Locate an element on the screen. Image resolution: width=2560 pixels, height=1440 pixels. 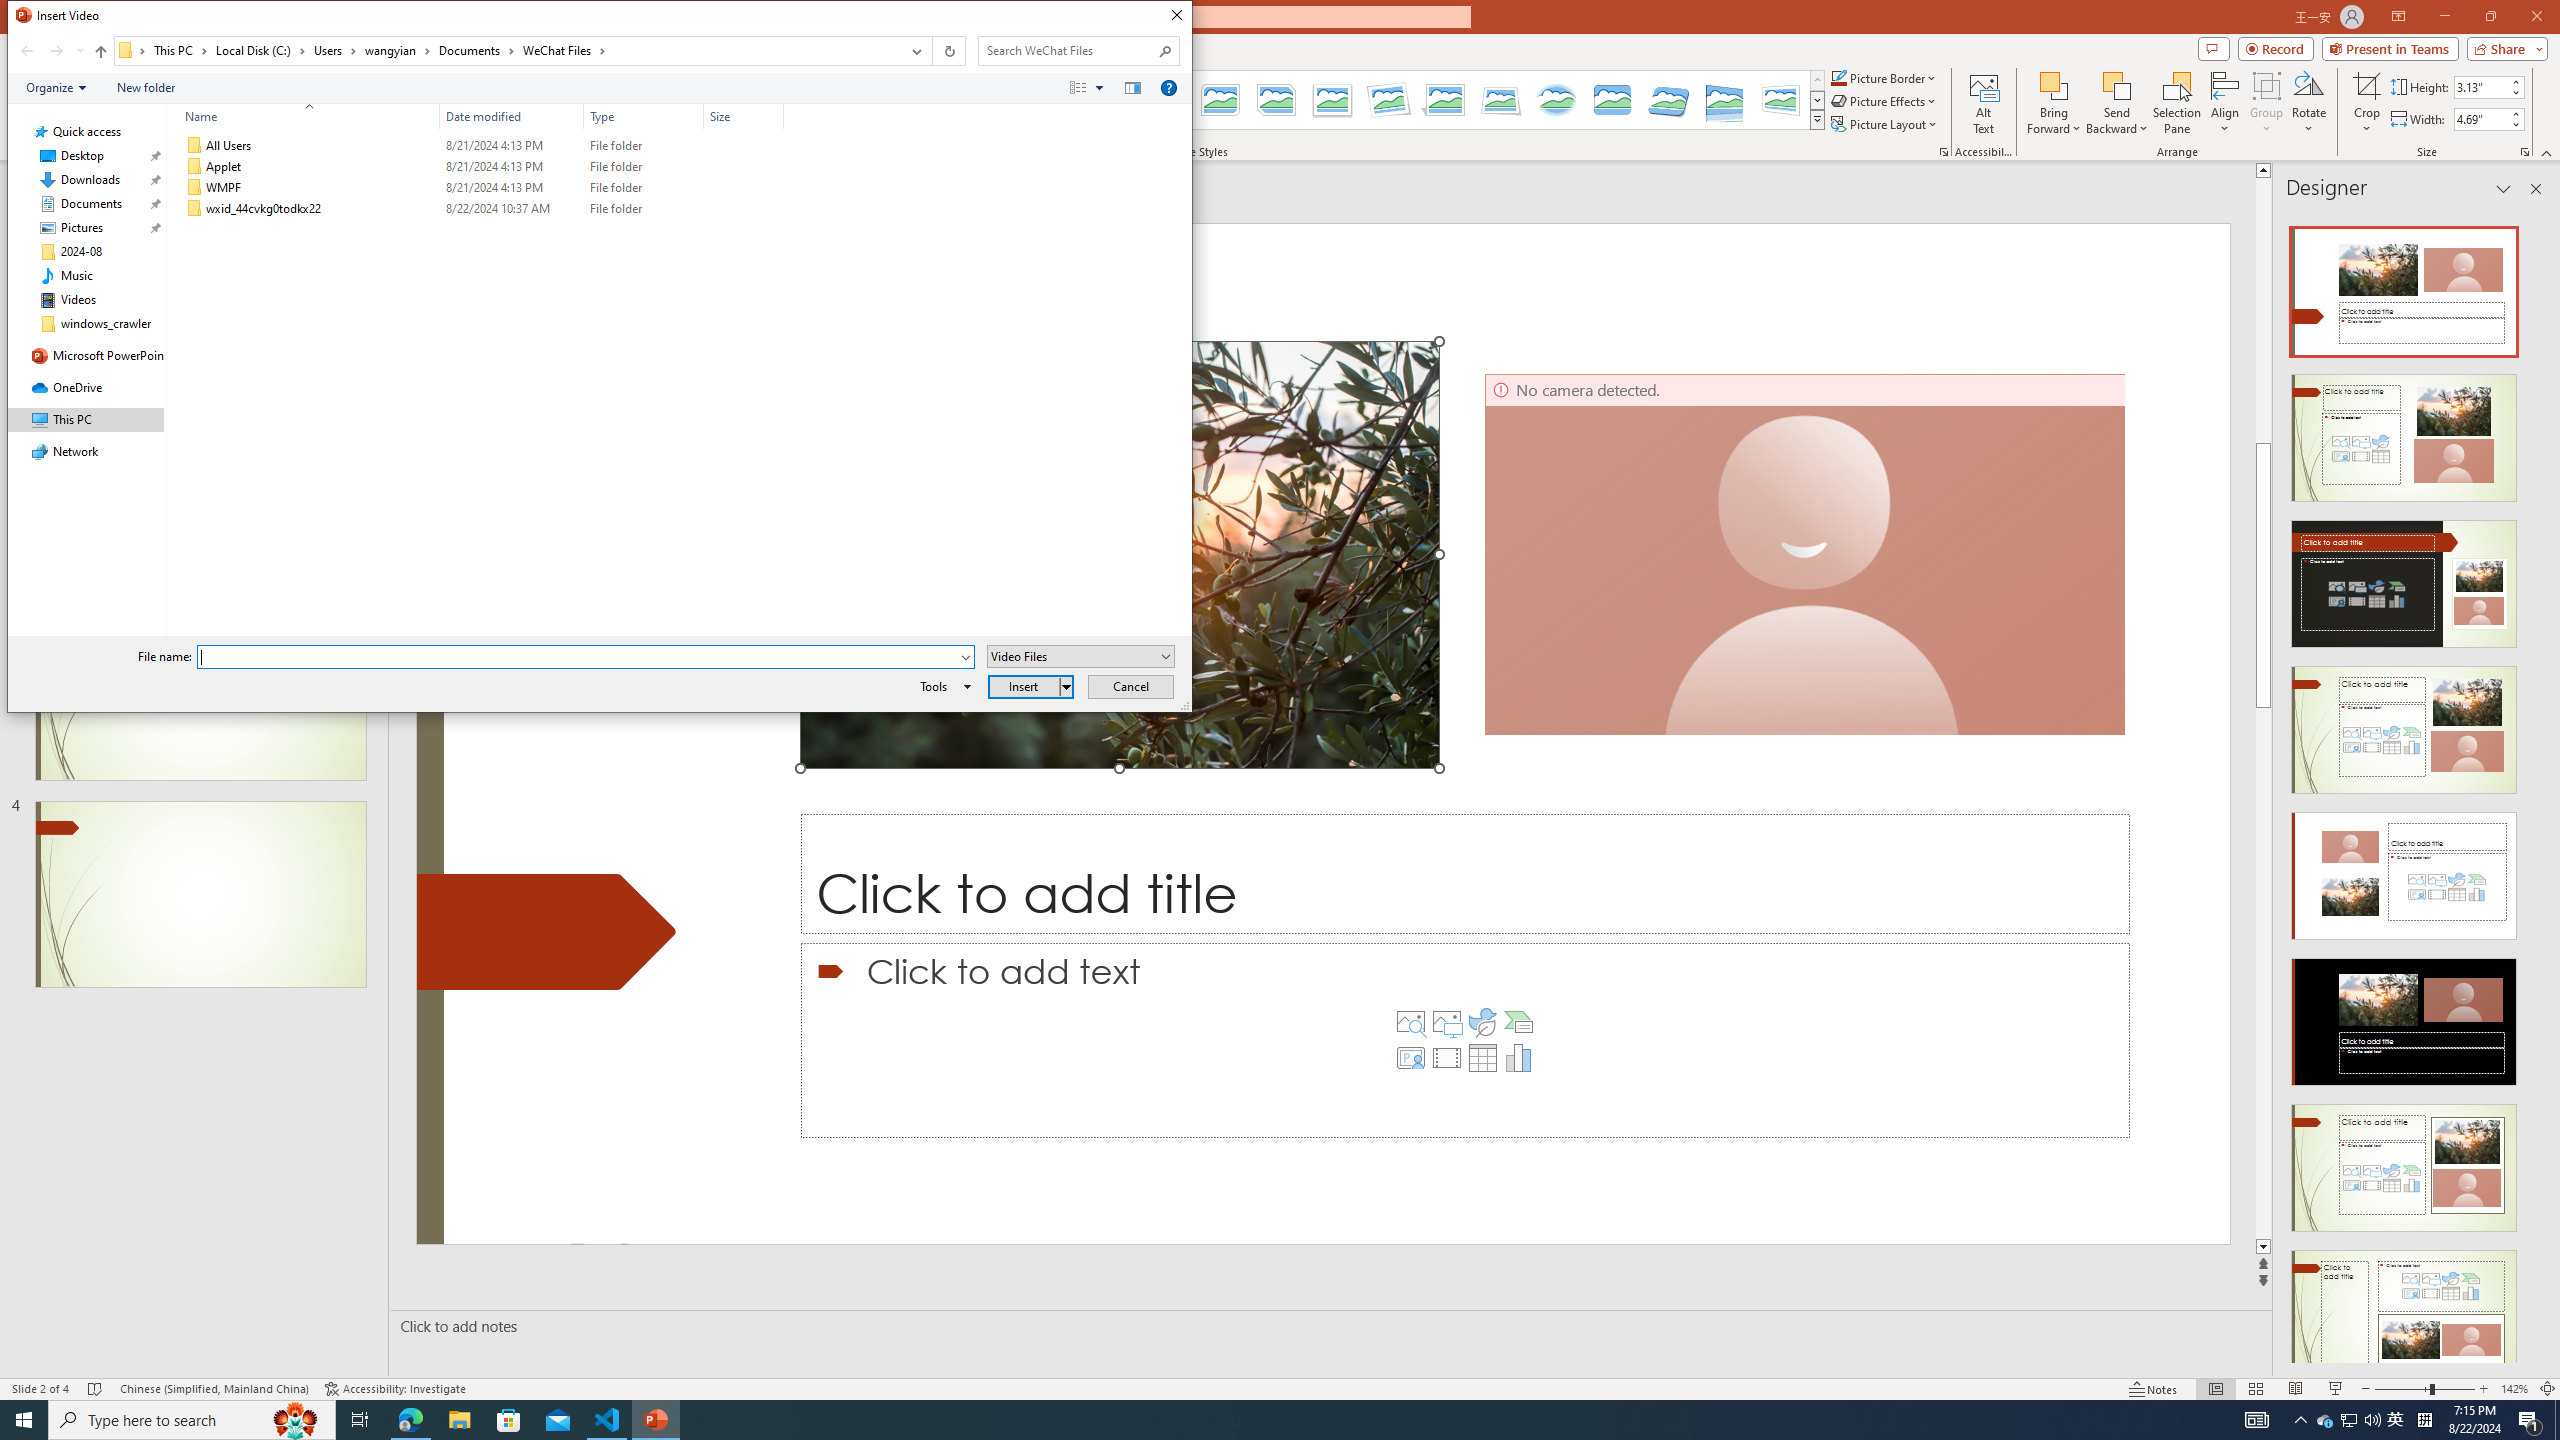
'Shape Width' is located at coordinates (2479, 118).